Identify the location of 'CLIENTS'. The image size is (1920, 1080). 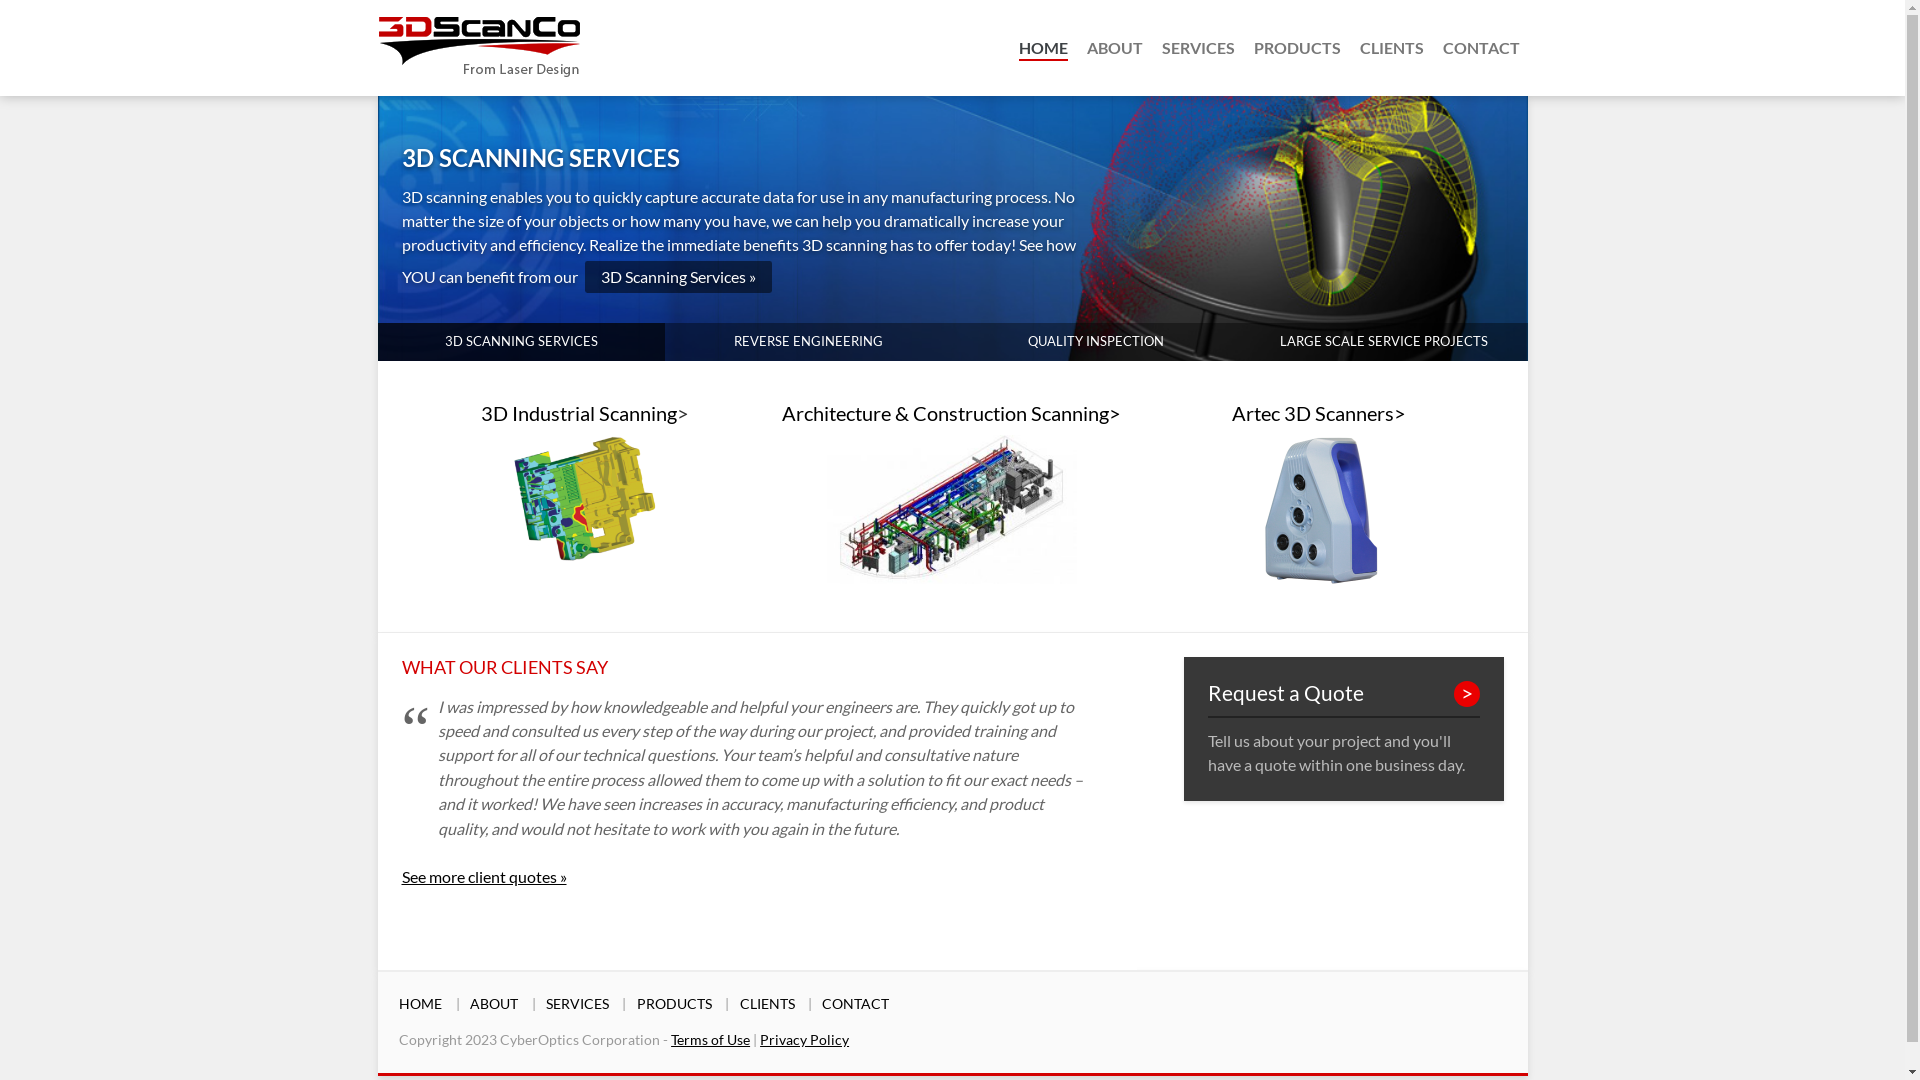
(766, 1003).